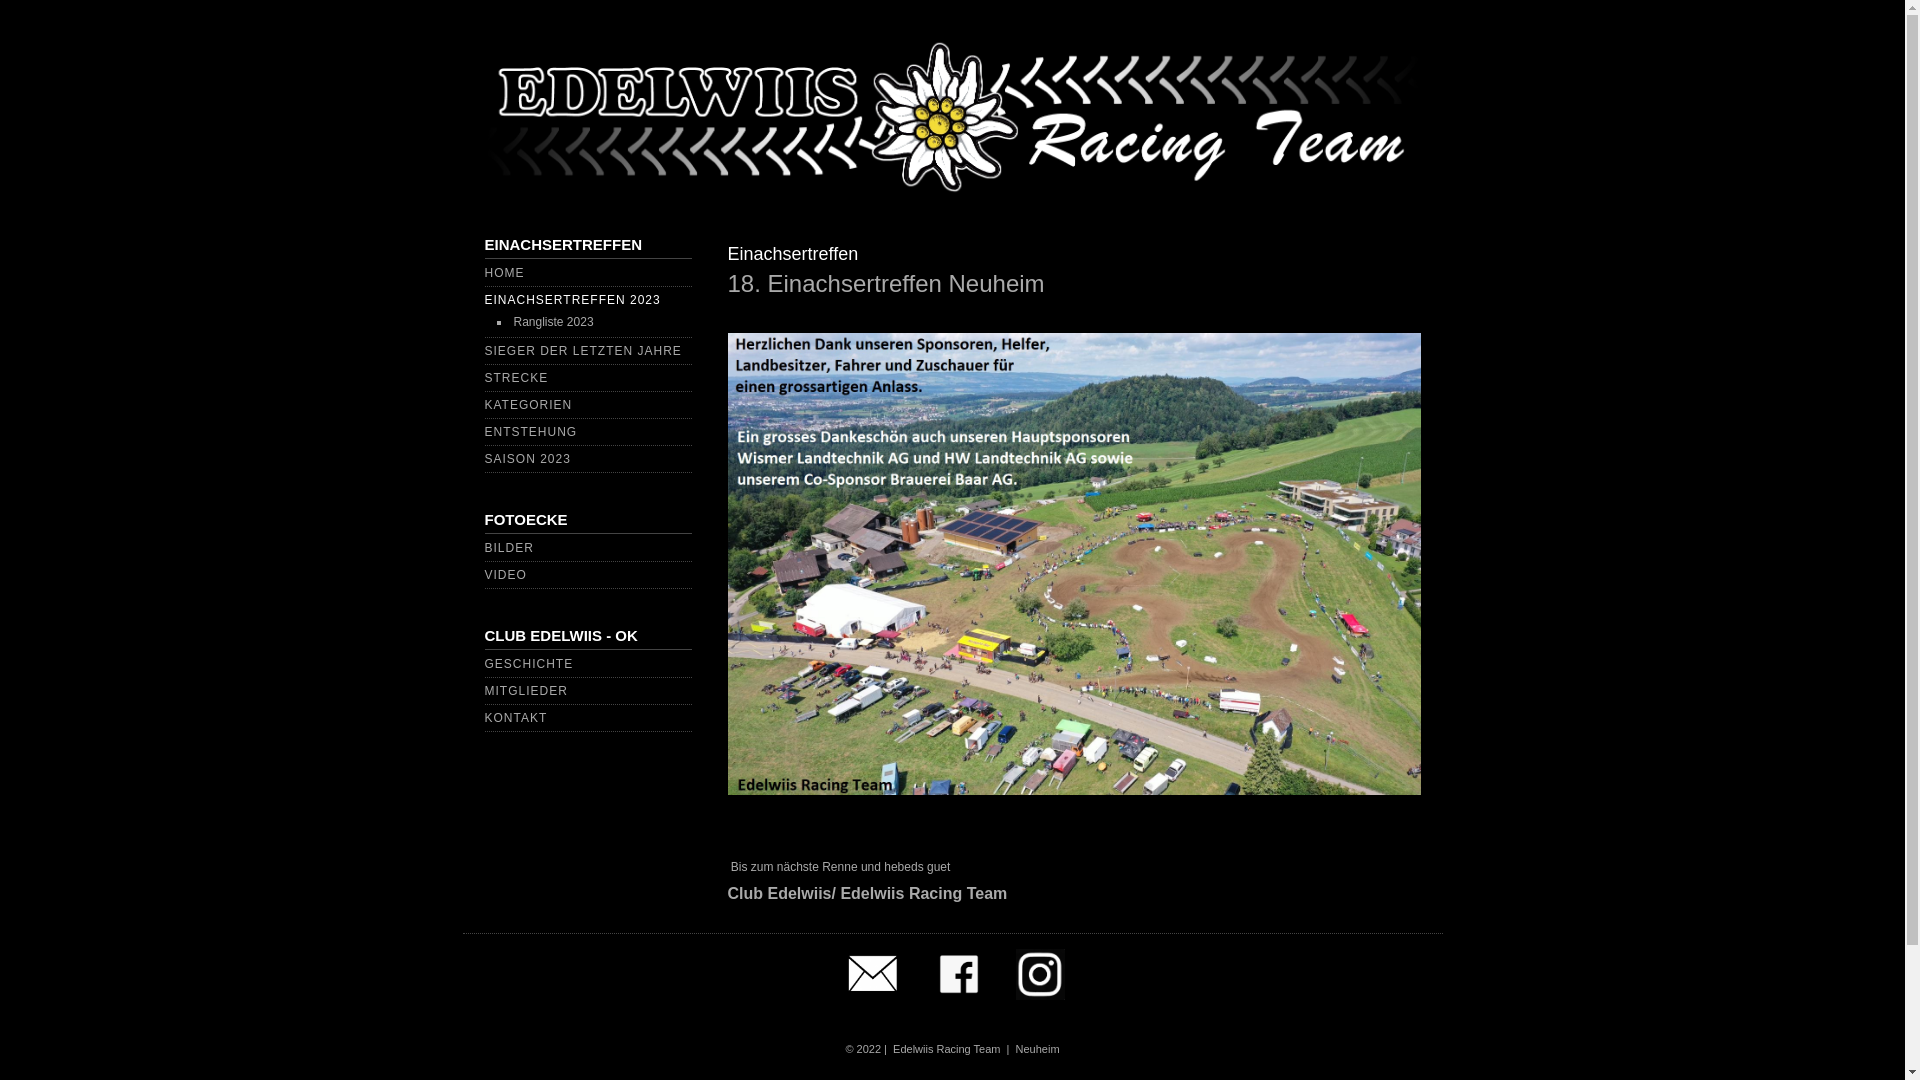 The width and height of the screenshot is (1920, 1080). I want to click on 'GESCHICHTE', so click(528, 663).